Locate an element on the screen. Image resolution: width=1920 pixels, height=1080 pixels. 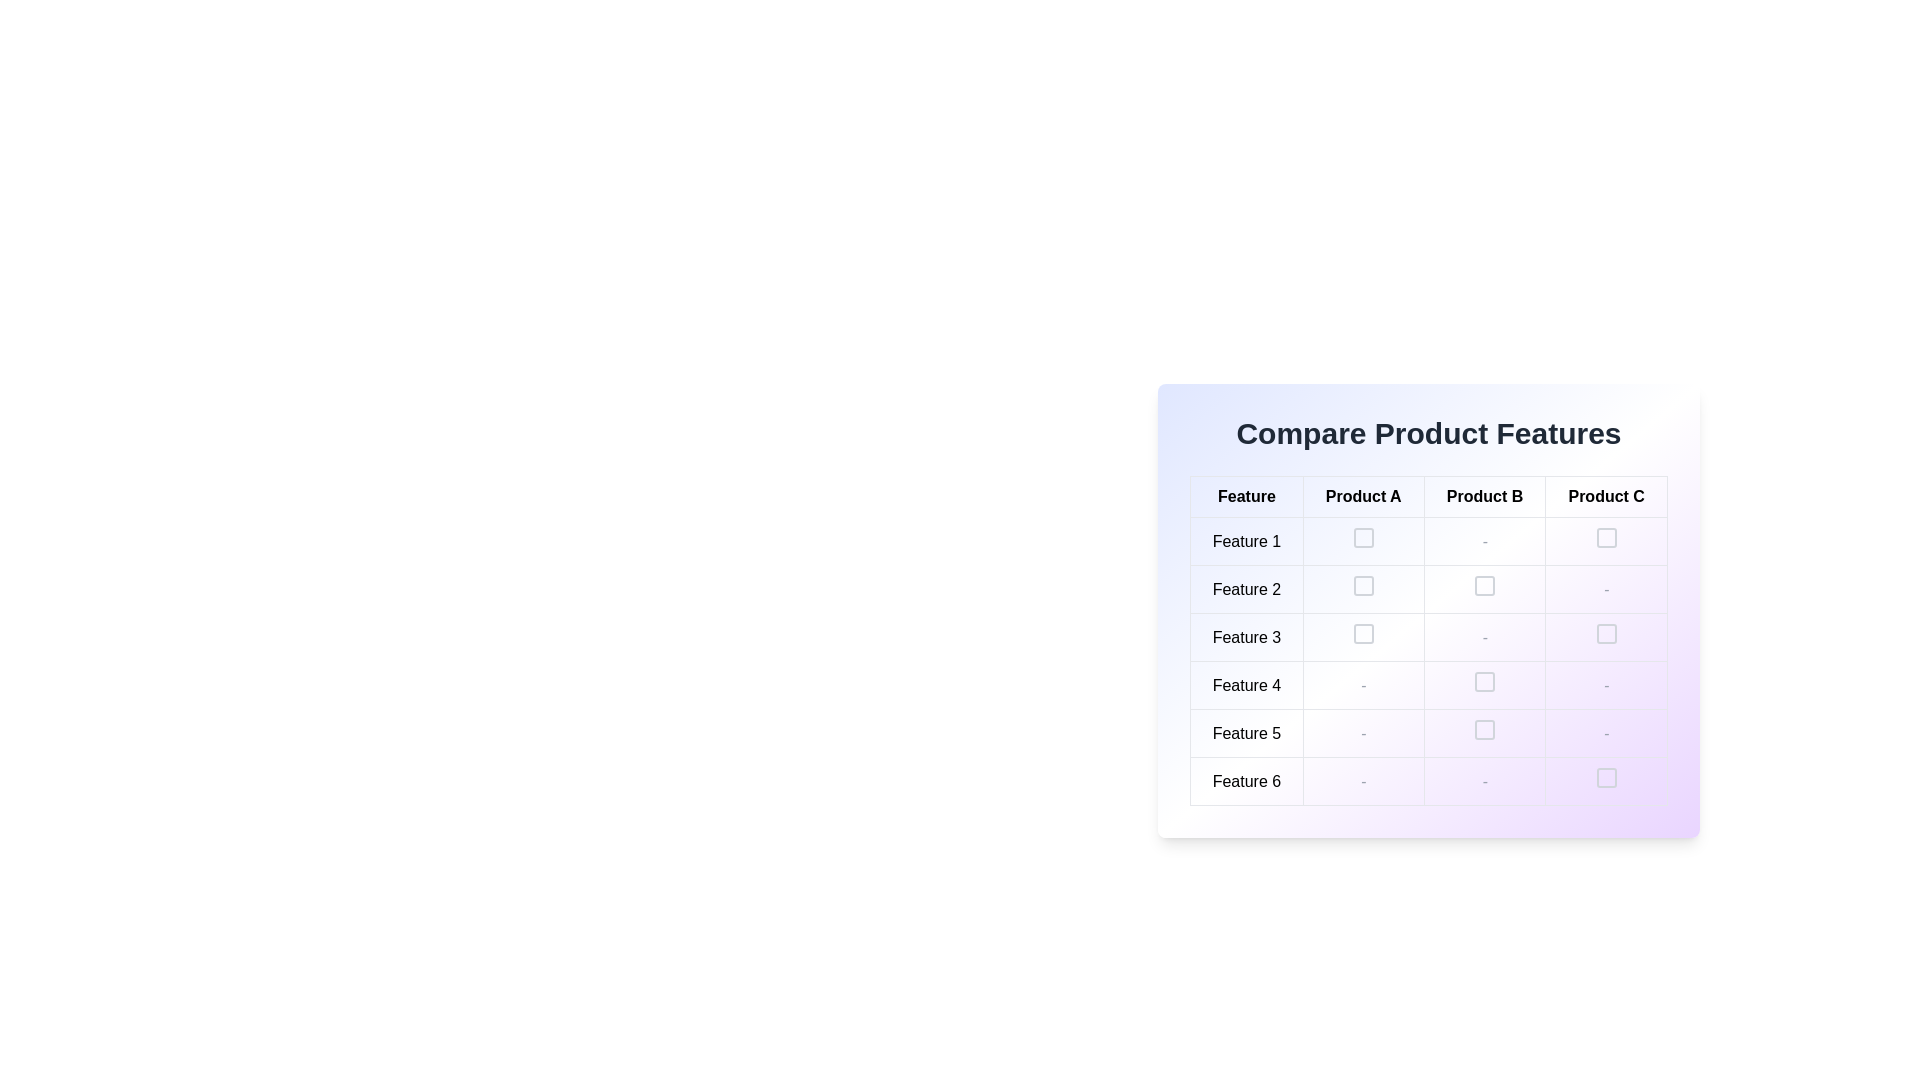
the text label displaying 'Feature 6' in black font on a white background, located in the first column of the last row of a table-like structure is located at coordinates (1245, 780).